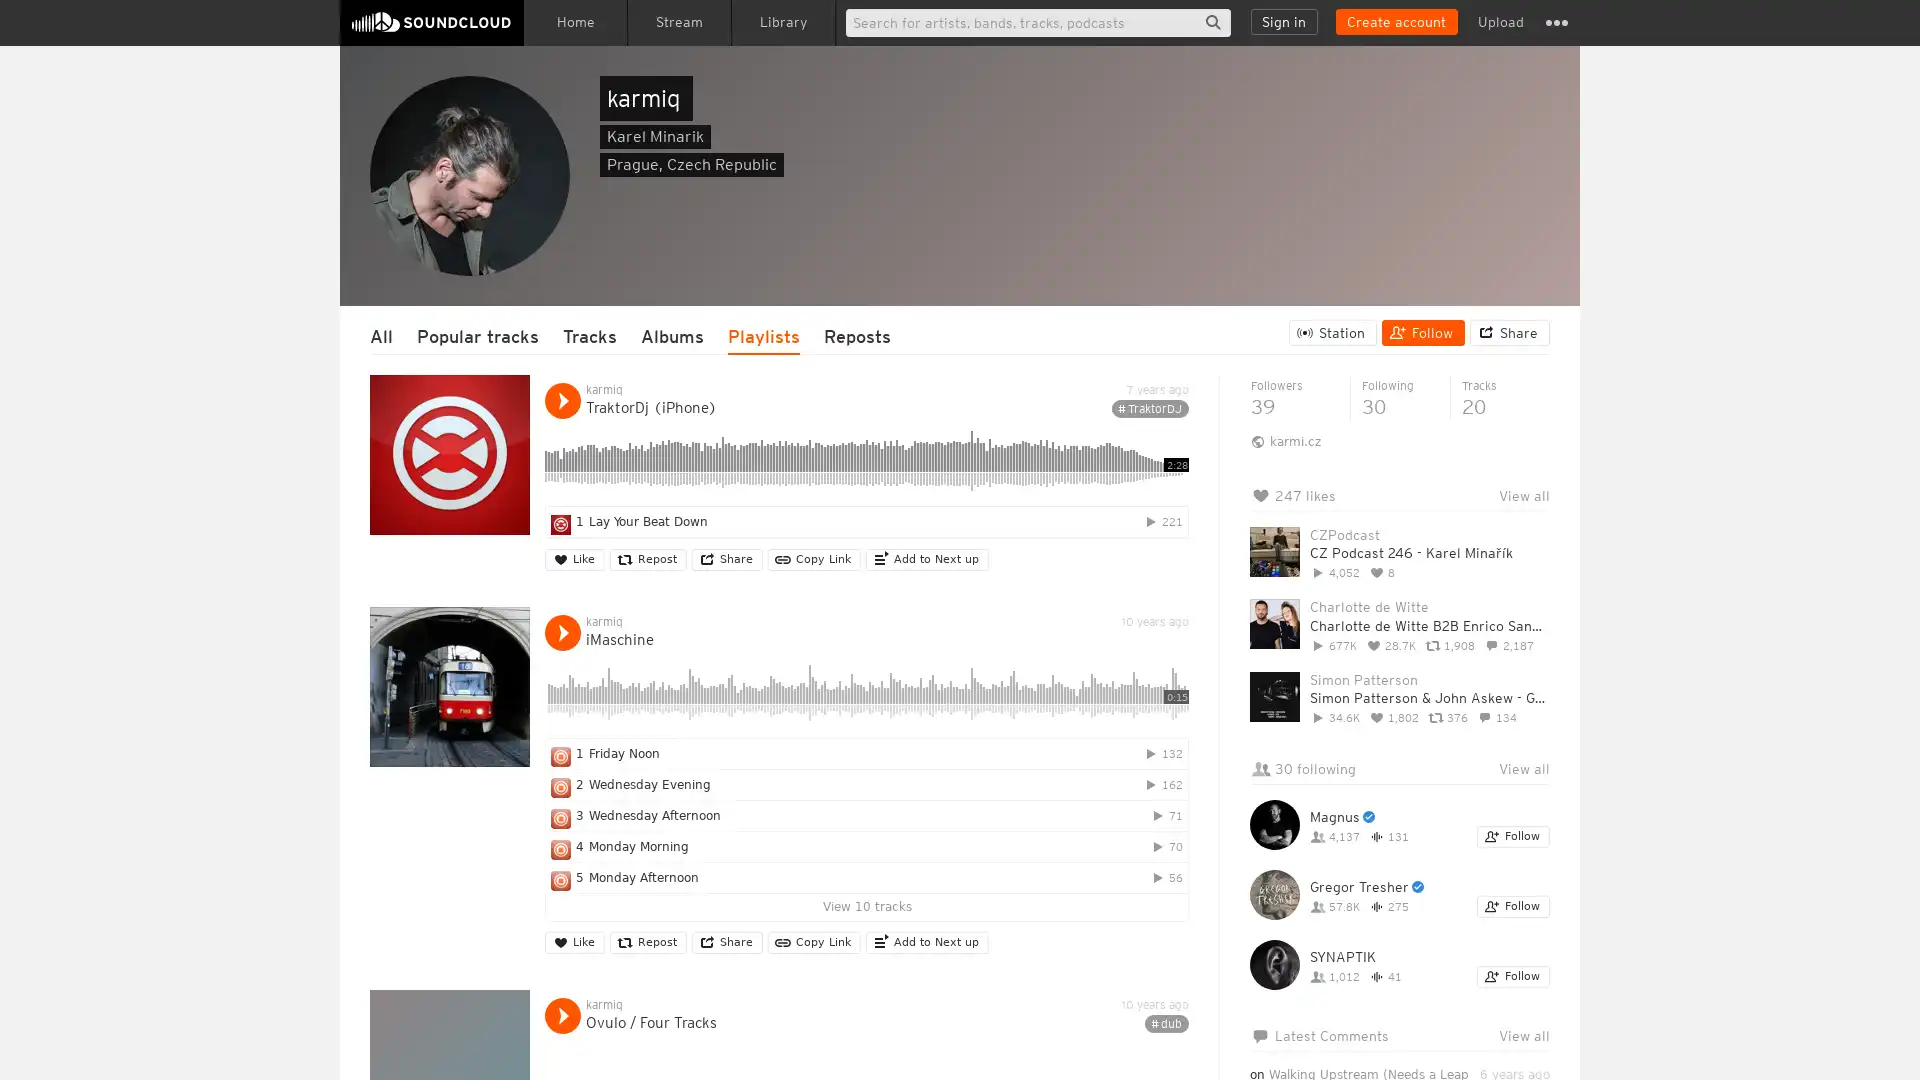 This screenshot has width=1920, height=1080. I want to click on Search, so click(1212, 22).